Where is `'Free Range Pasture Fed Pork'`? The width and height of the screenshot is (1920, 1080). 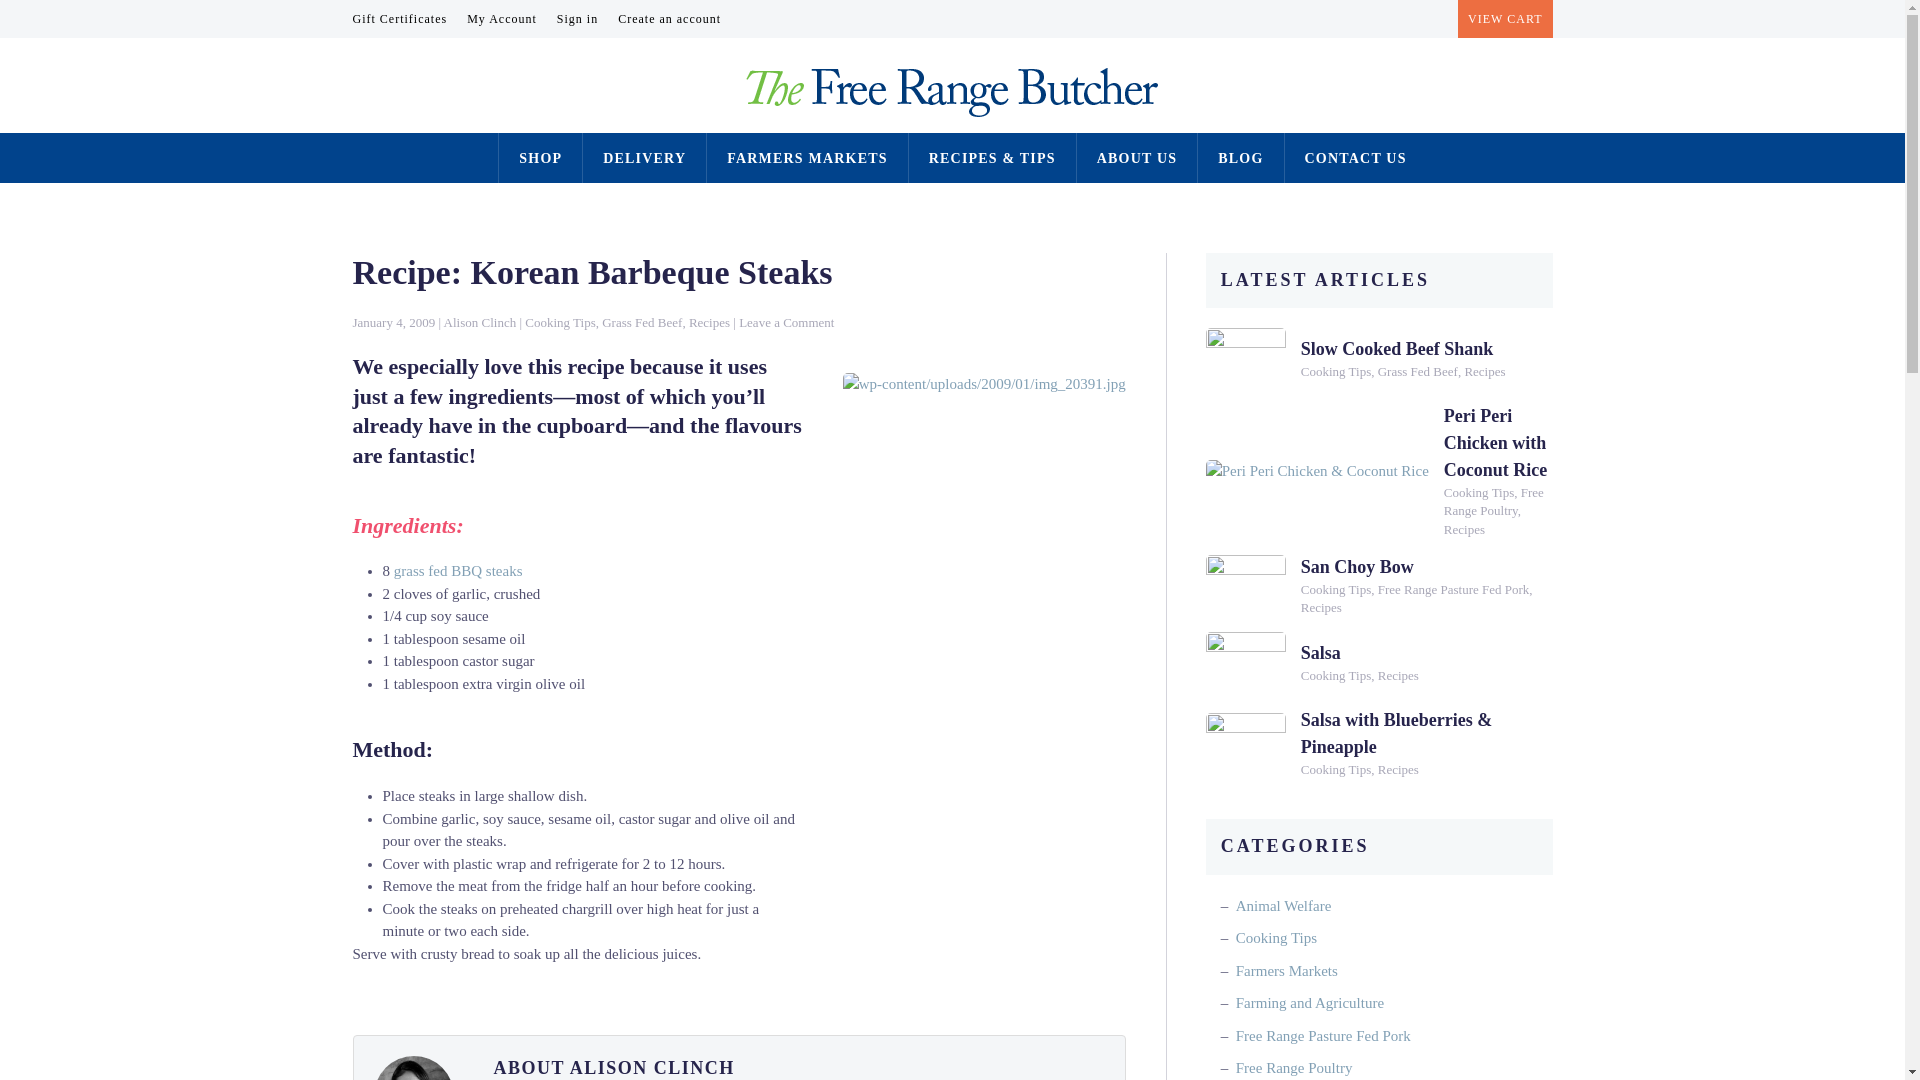
'Free Range Pasture Fed Pork' is located at coordinates (1323, 1035).